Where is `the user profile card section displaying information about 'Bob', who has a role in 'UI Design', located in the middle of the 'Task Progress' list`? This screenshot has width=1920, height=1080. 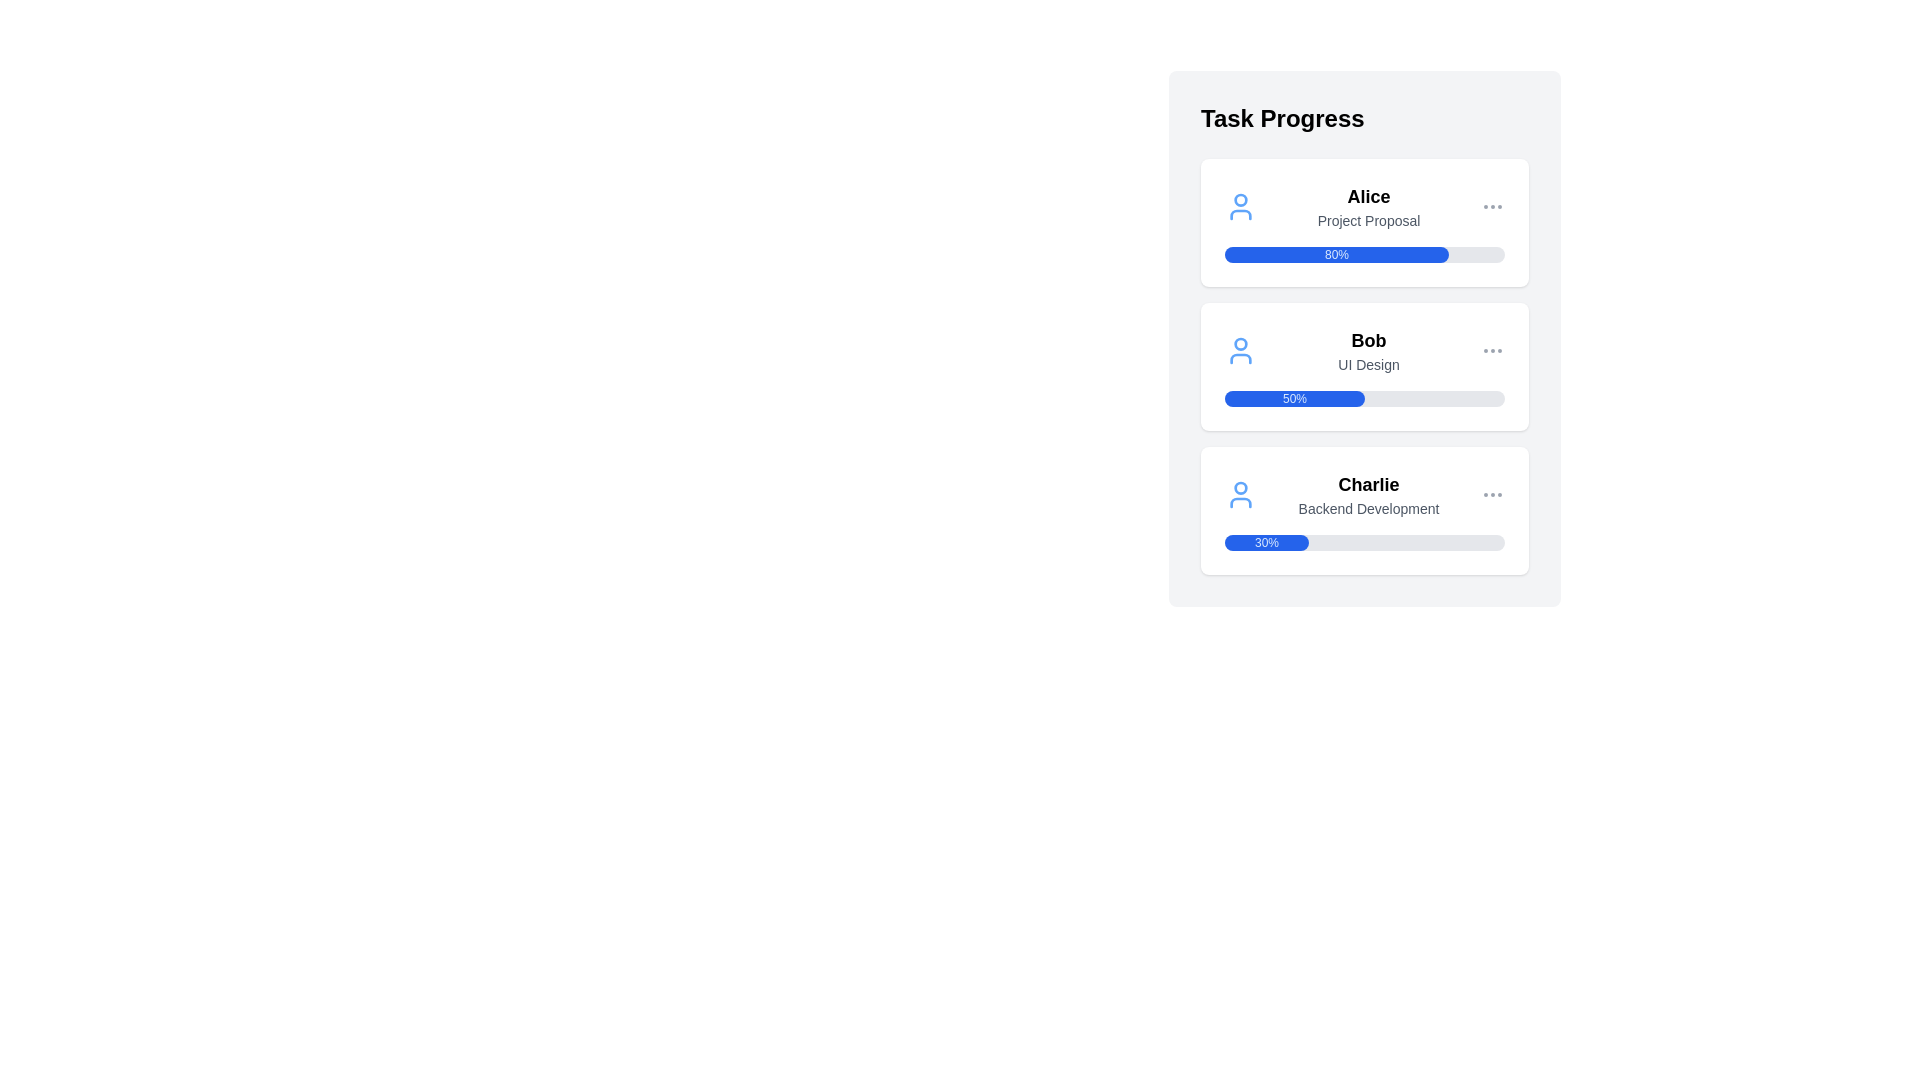
the user profile card section displaying information about 'Bob', who has a role in 'UI Design', located in the middle of the 'Task Progress' list is located at coordinates (1363, 350).